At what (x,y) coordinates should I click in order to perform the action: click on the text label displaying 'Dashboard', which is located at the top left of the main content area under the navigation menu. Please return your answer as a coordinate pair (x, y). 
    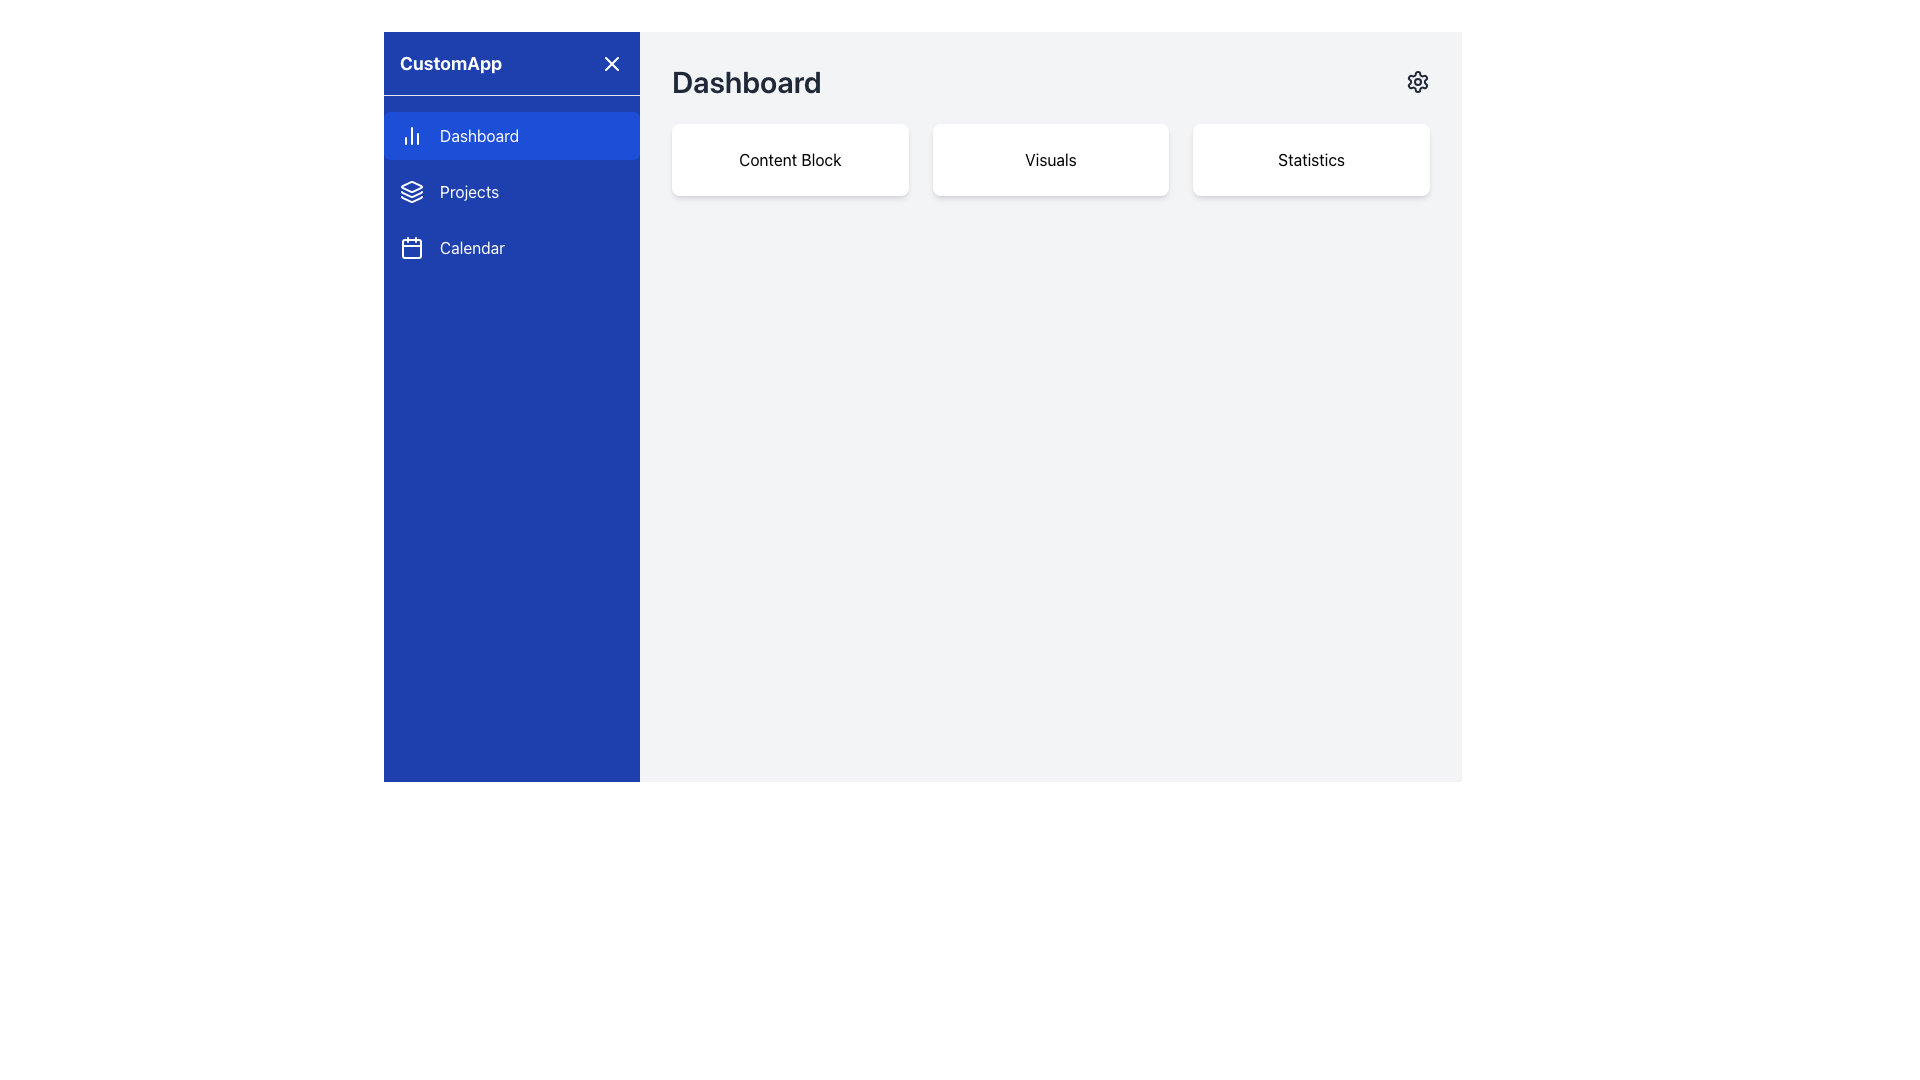
    Looking at the image, I should click on (745, 80).